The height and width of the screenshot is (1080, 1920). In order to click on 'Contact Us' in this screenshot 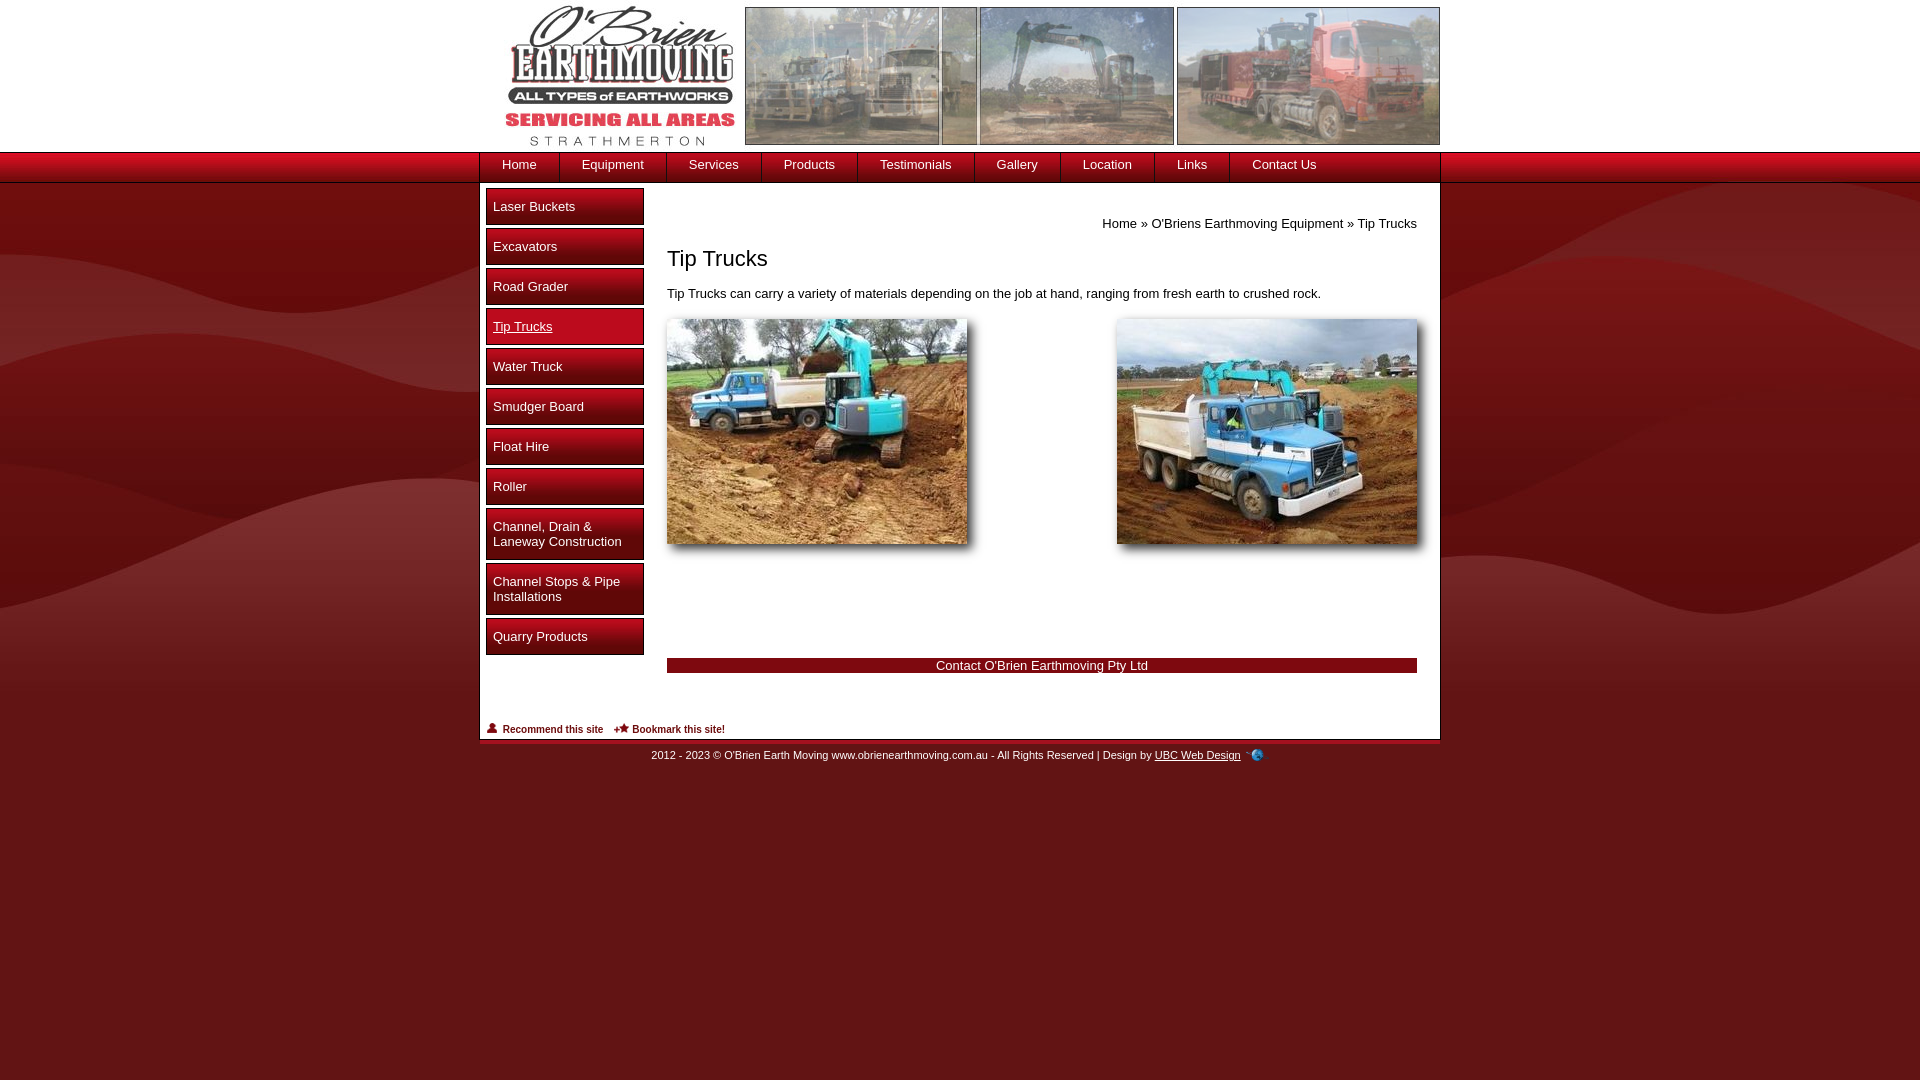, I will do `click(1283, 155)`.